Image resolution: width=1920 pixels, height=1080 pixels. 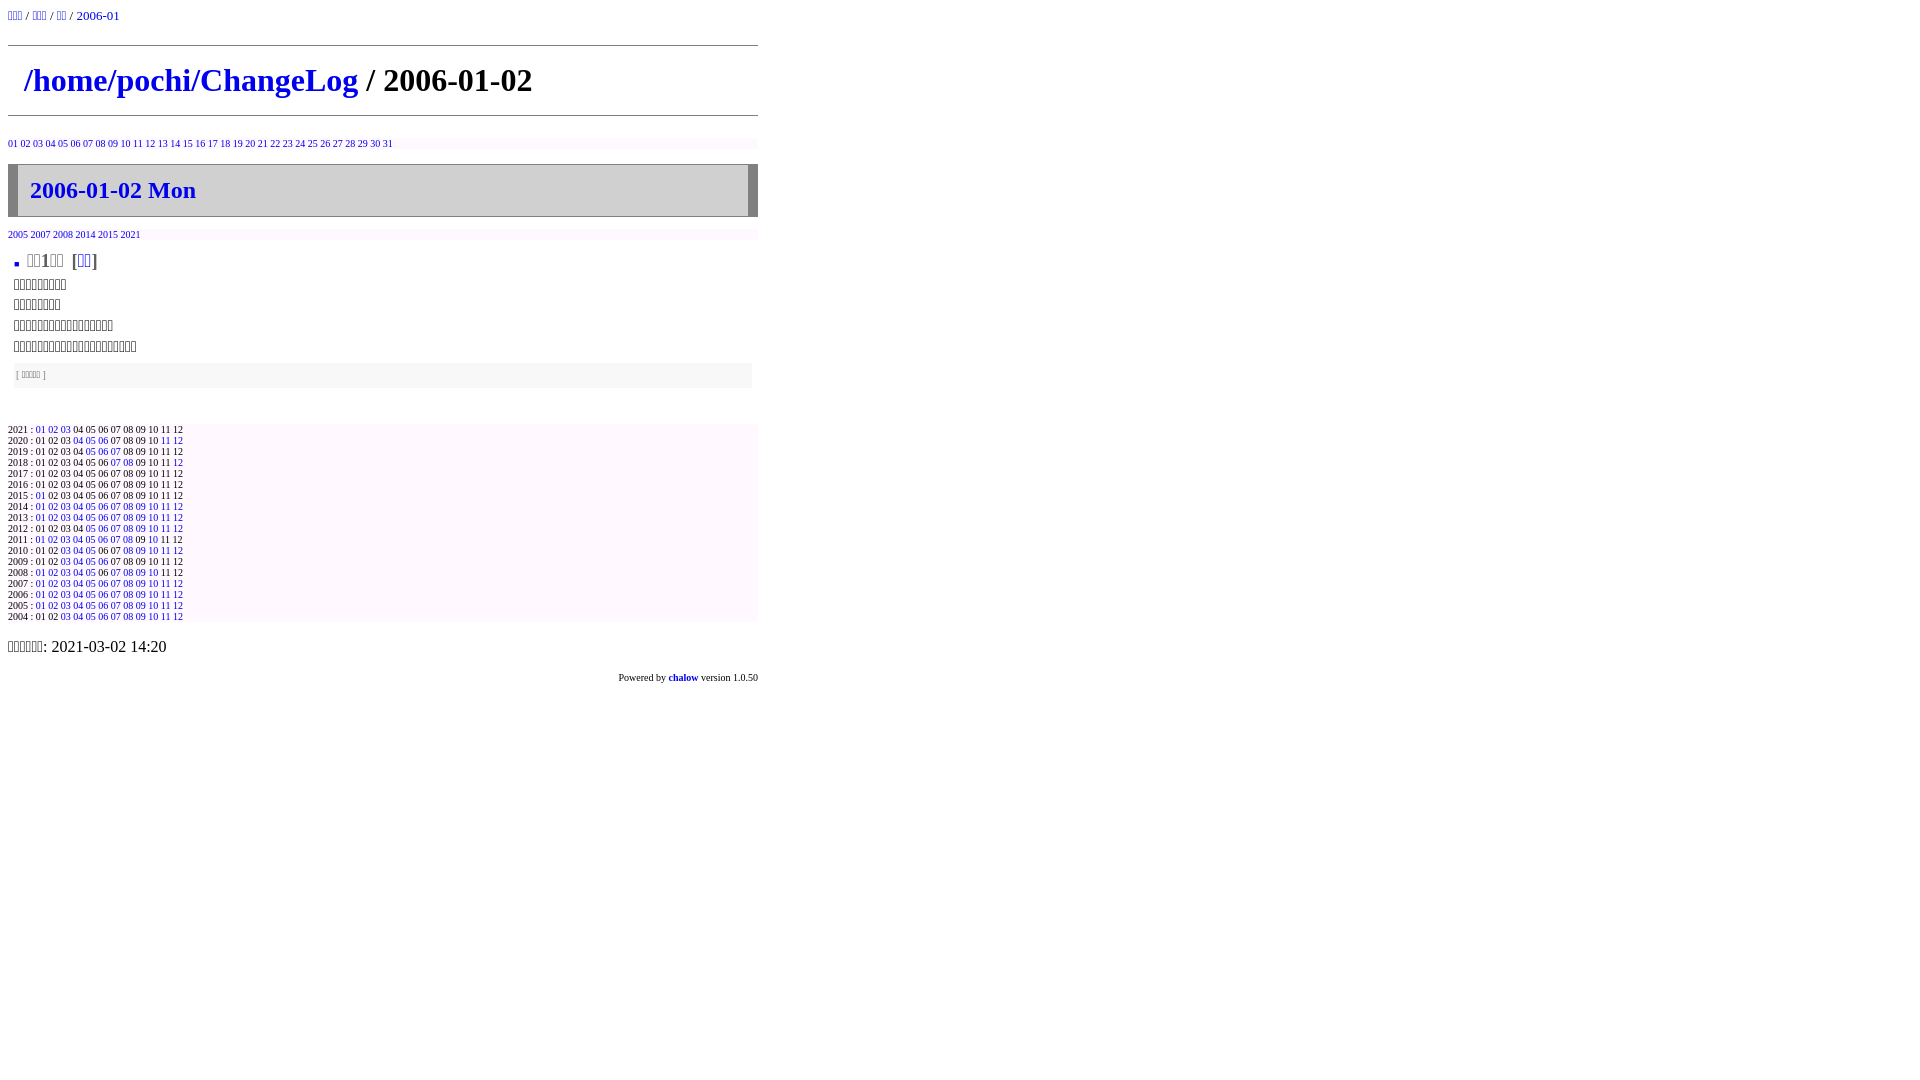 What do you see at coordinates (147, 527) in the screenshot?
I see `'10'` at bounding box center [147, 527].